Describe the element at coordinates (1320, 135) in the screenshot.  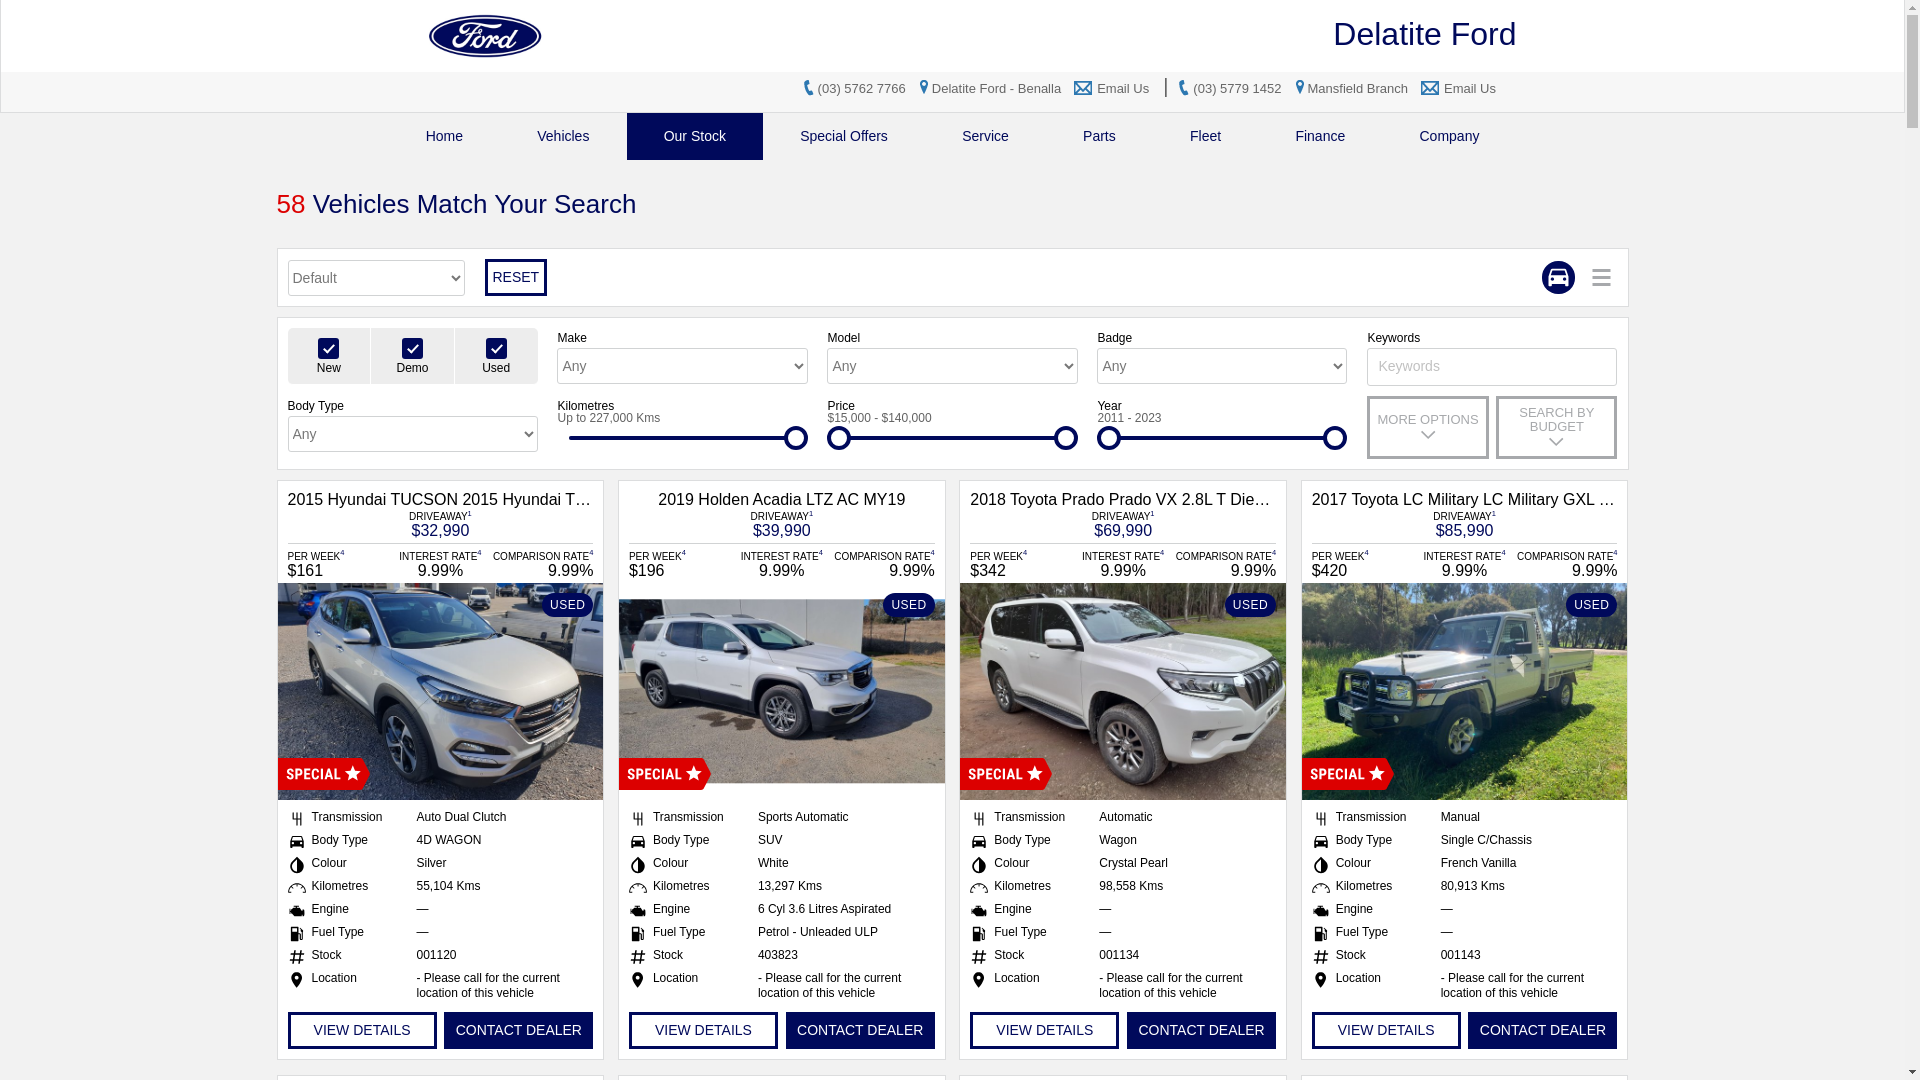
I see `'Finance'` at that location.